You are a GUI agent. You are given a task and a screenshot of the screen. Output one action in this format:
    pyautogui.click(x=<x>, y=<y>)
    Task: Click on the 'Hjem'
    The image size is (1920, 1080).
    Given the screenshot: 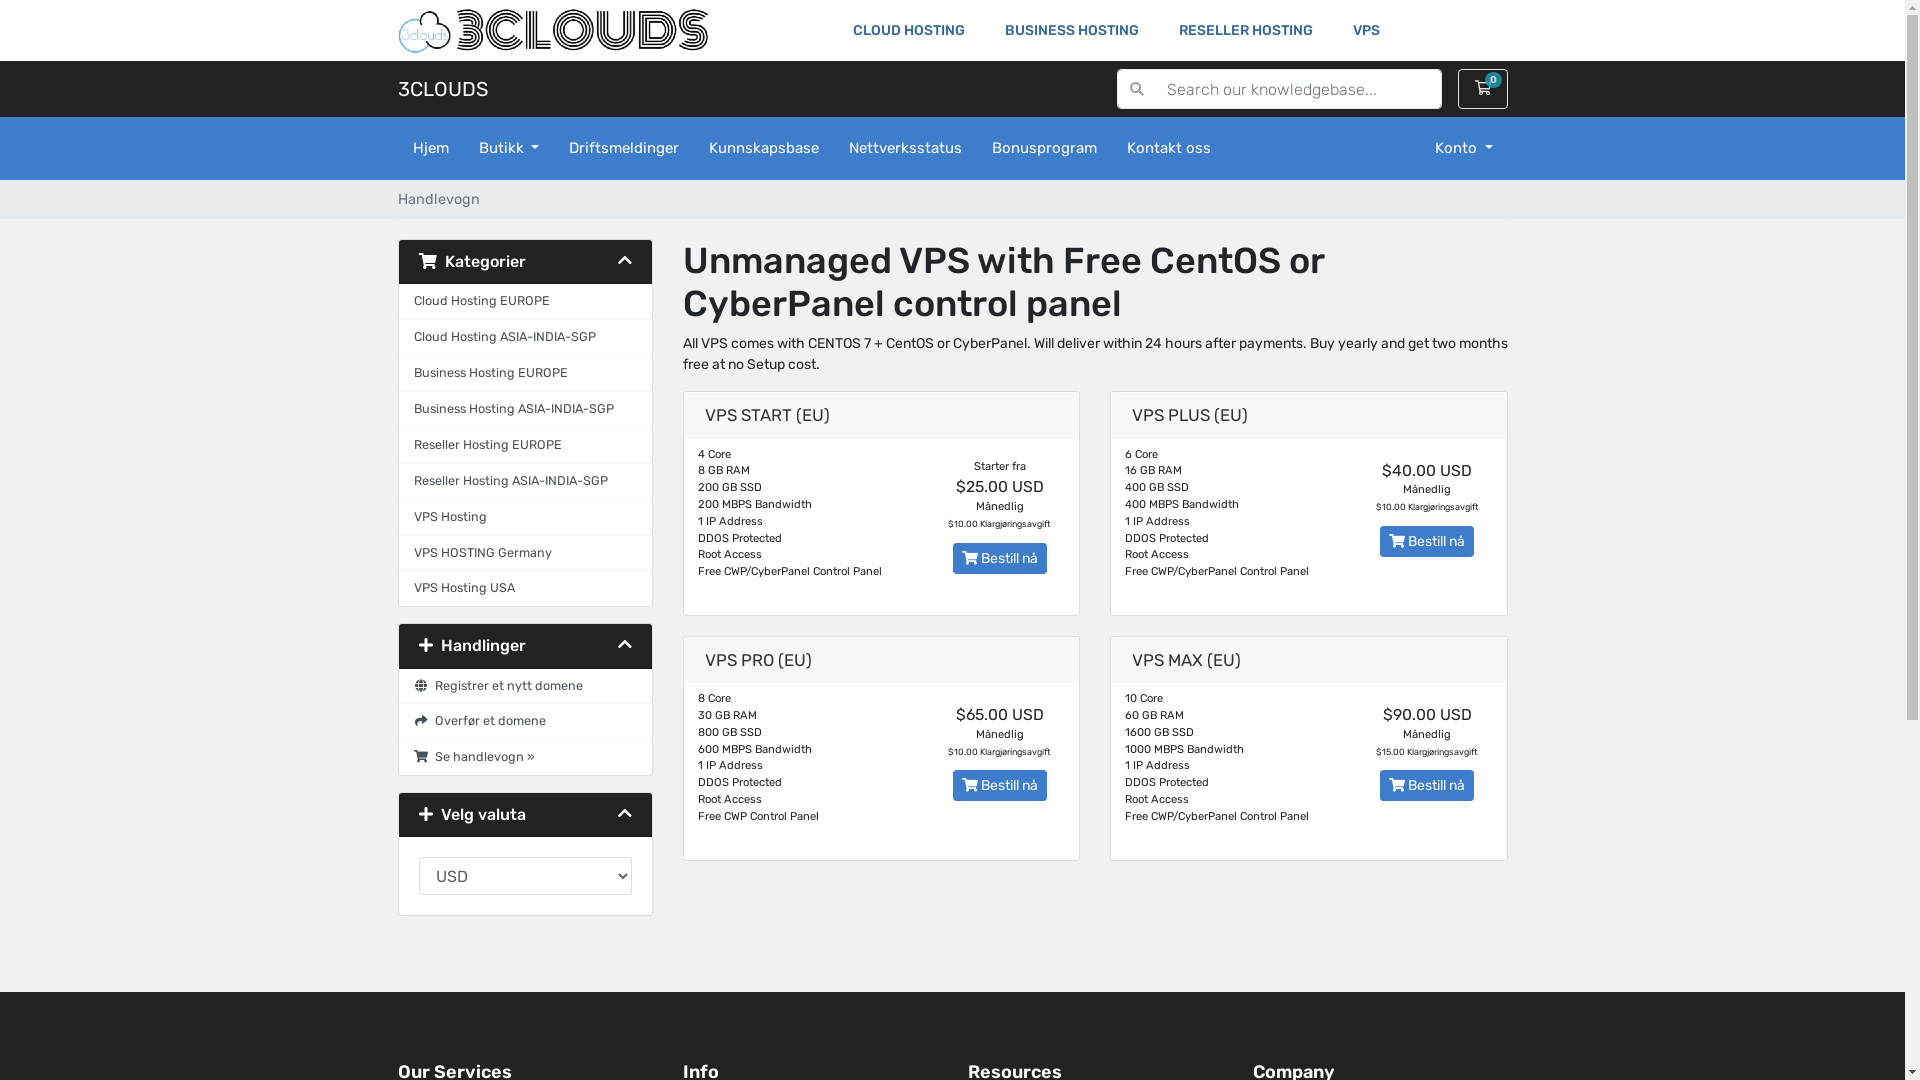 What is the action you would take?
    pyautogui.click(x=430, y=147)
    